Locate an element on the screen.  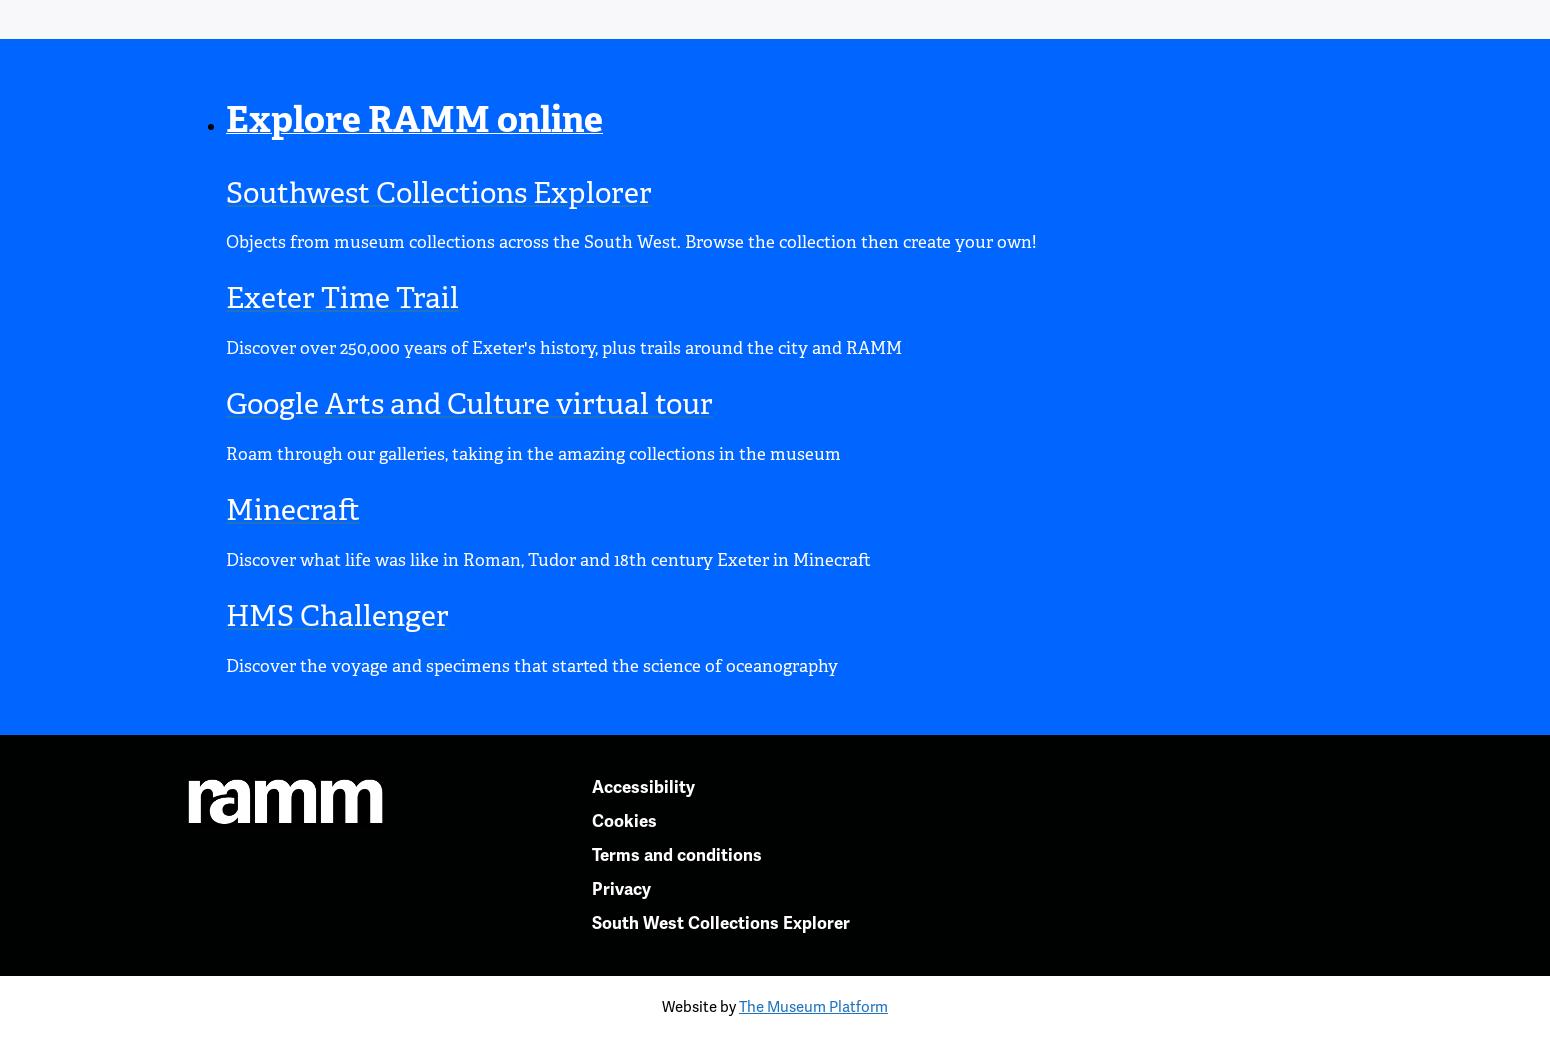
'Accessibility' is located at coordinates (641, 785).